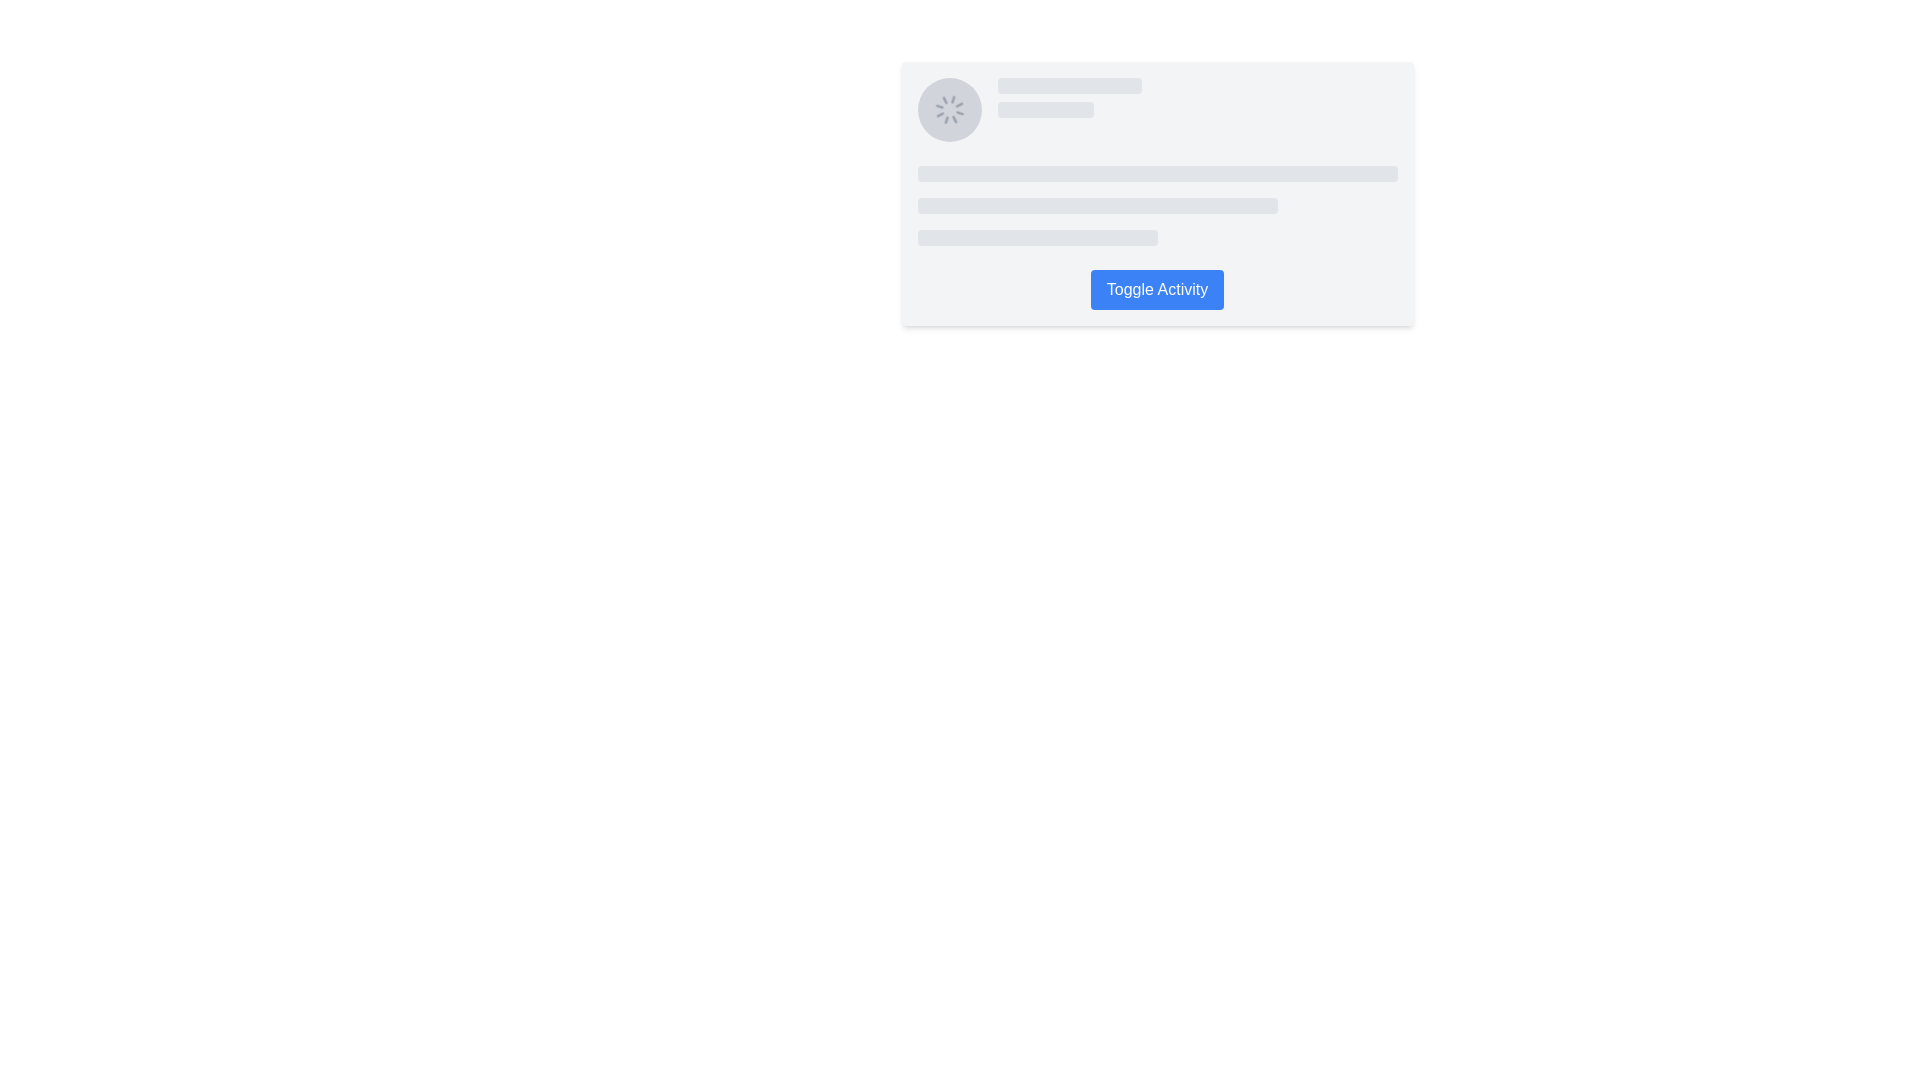 The width and height of the screenshot is (1920, 1080). What do you see at coordinates (948, 110) in the screenshot?
I see `the loading animation represented by the circular spinner located at the top-left corner of the card-like component` at bounding box center [948, 110].